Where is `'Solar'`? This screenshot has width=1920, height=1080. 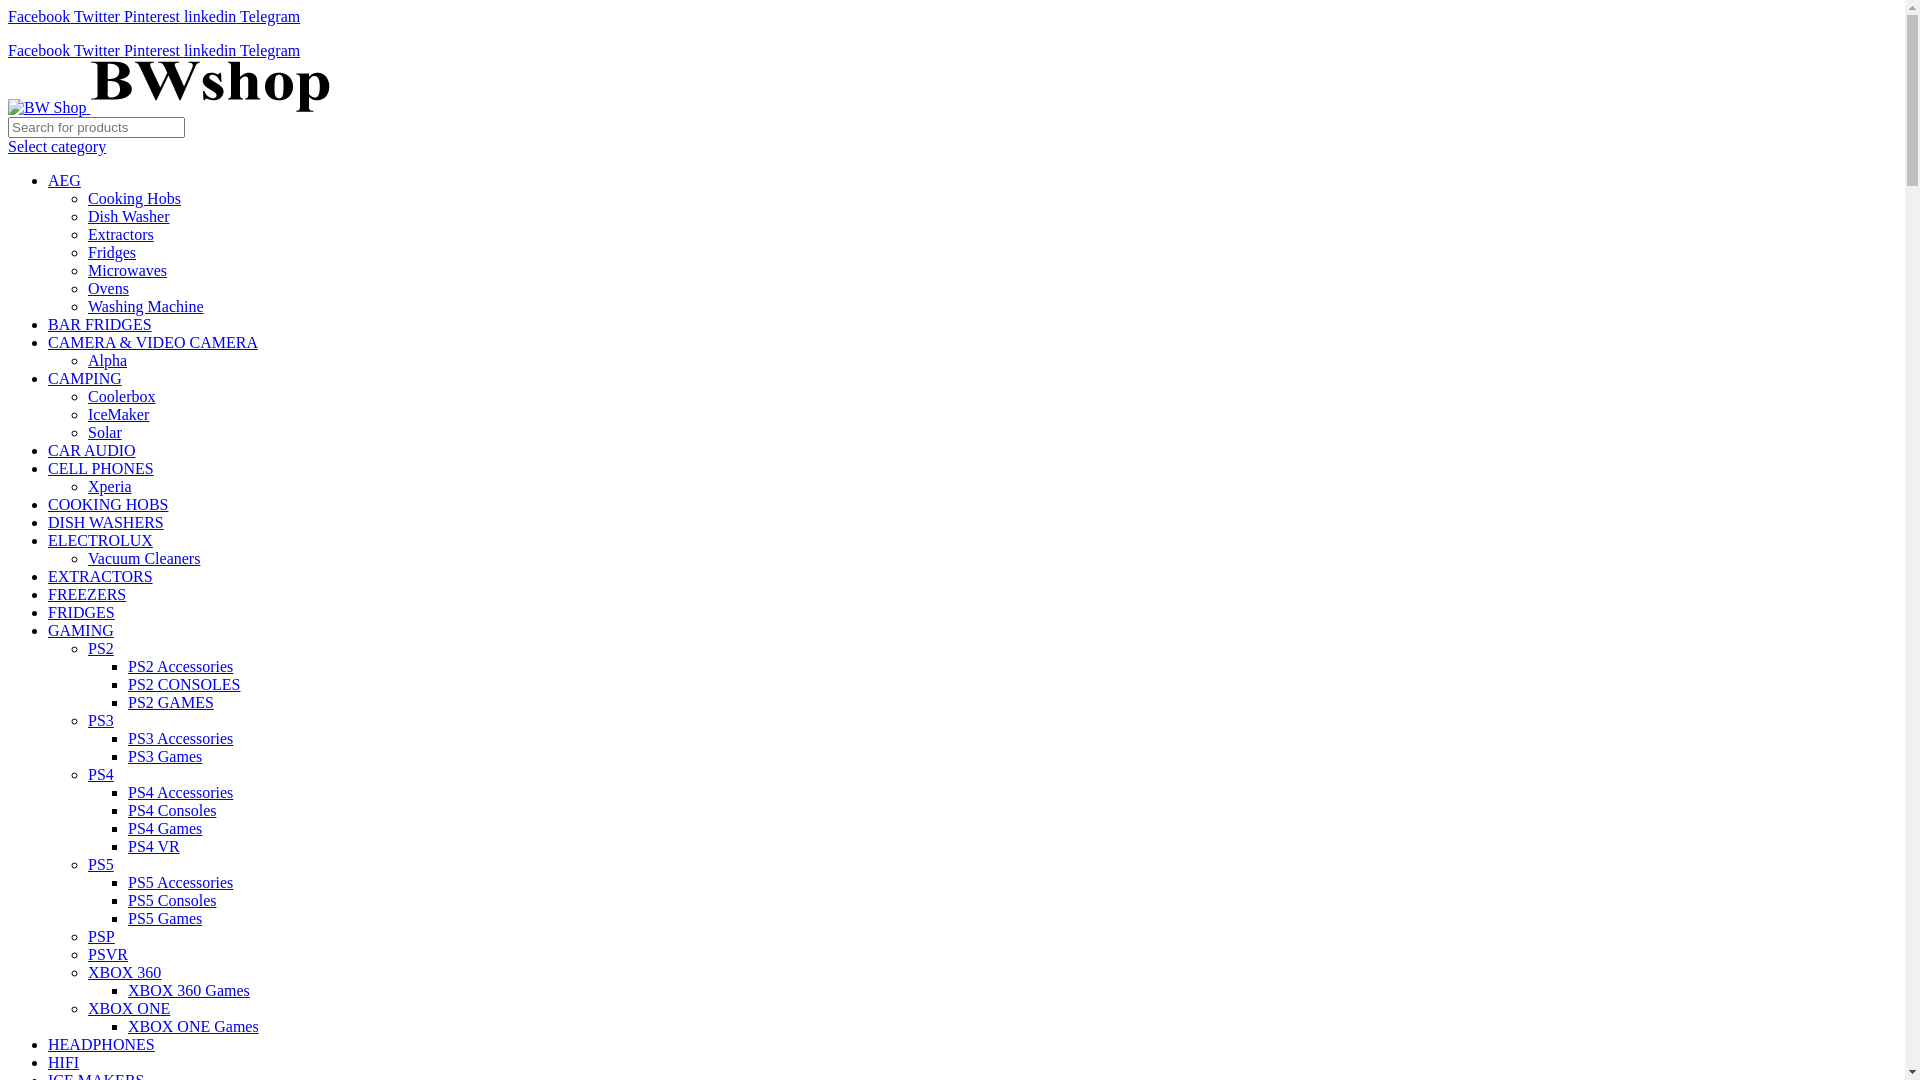 'Solar' is located at coordinates (104, 431).